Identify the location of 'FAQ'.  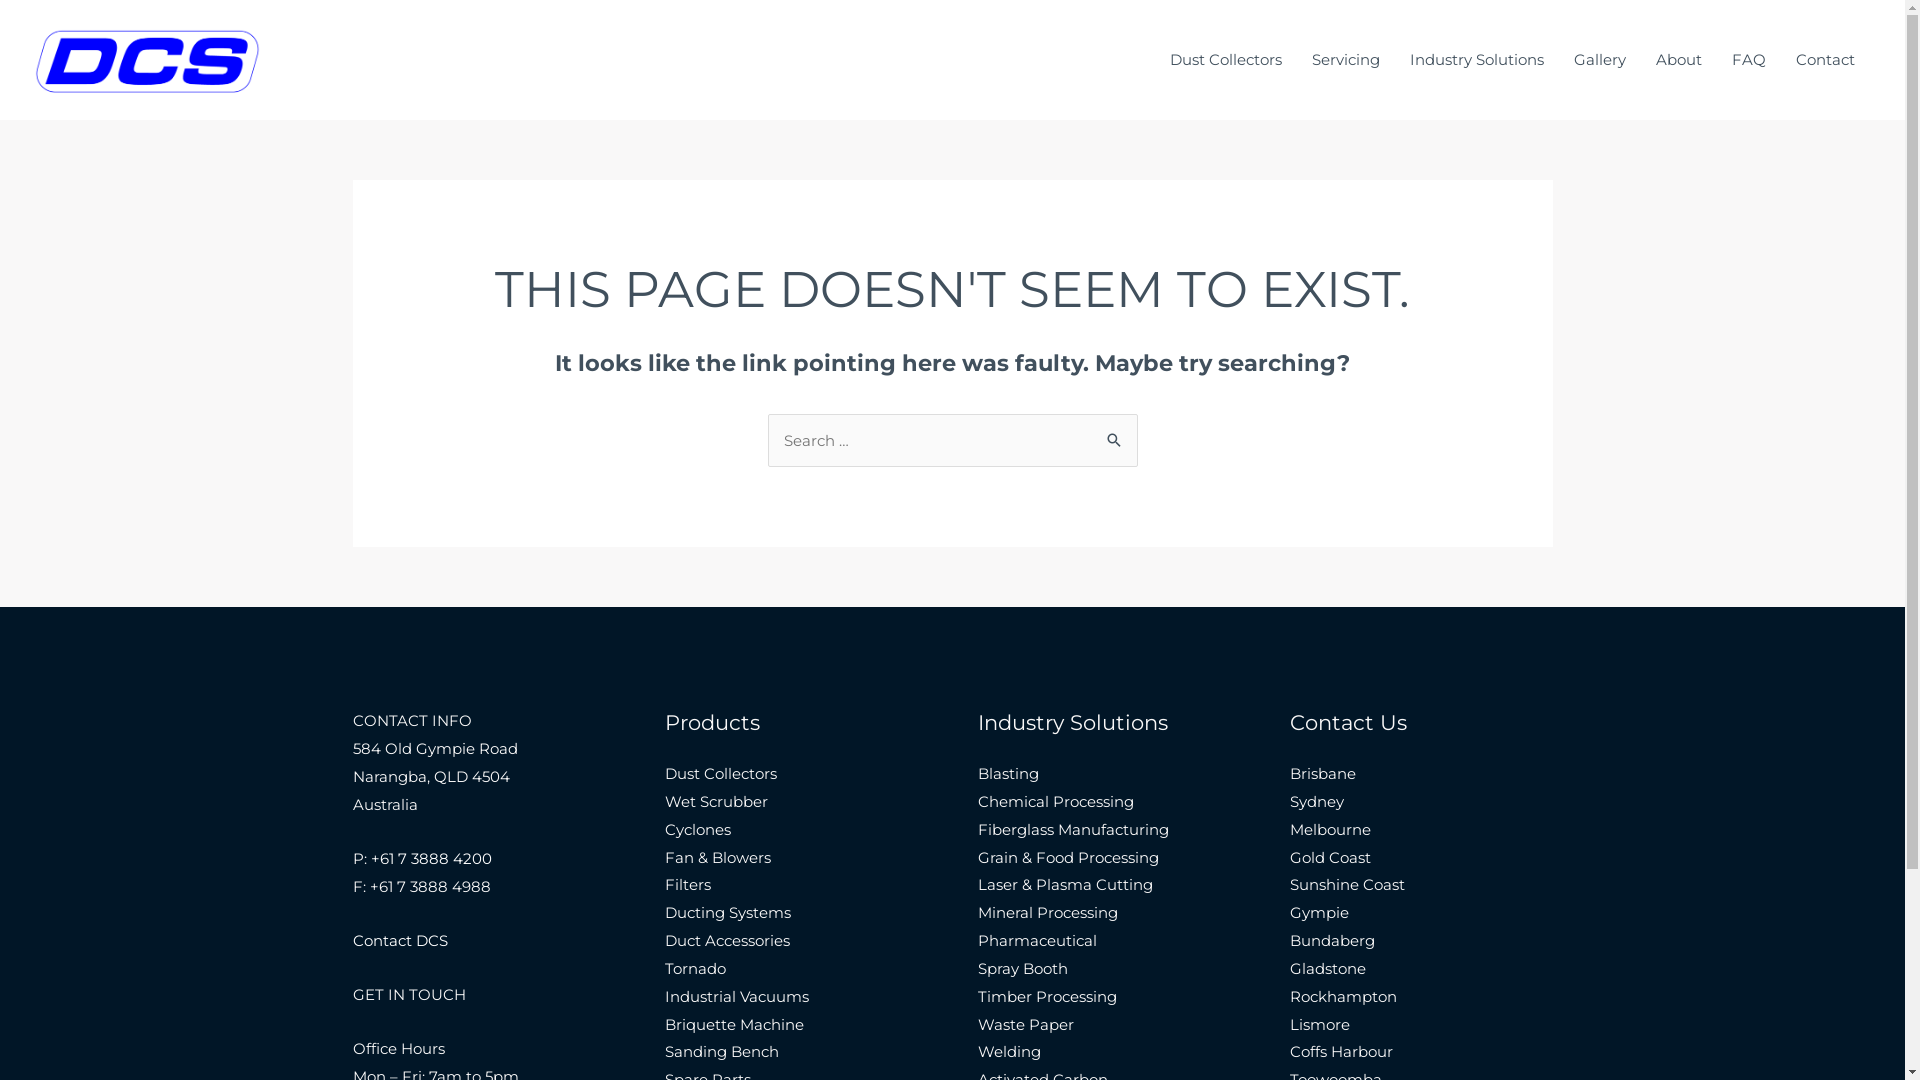
(1747, 59).